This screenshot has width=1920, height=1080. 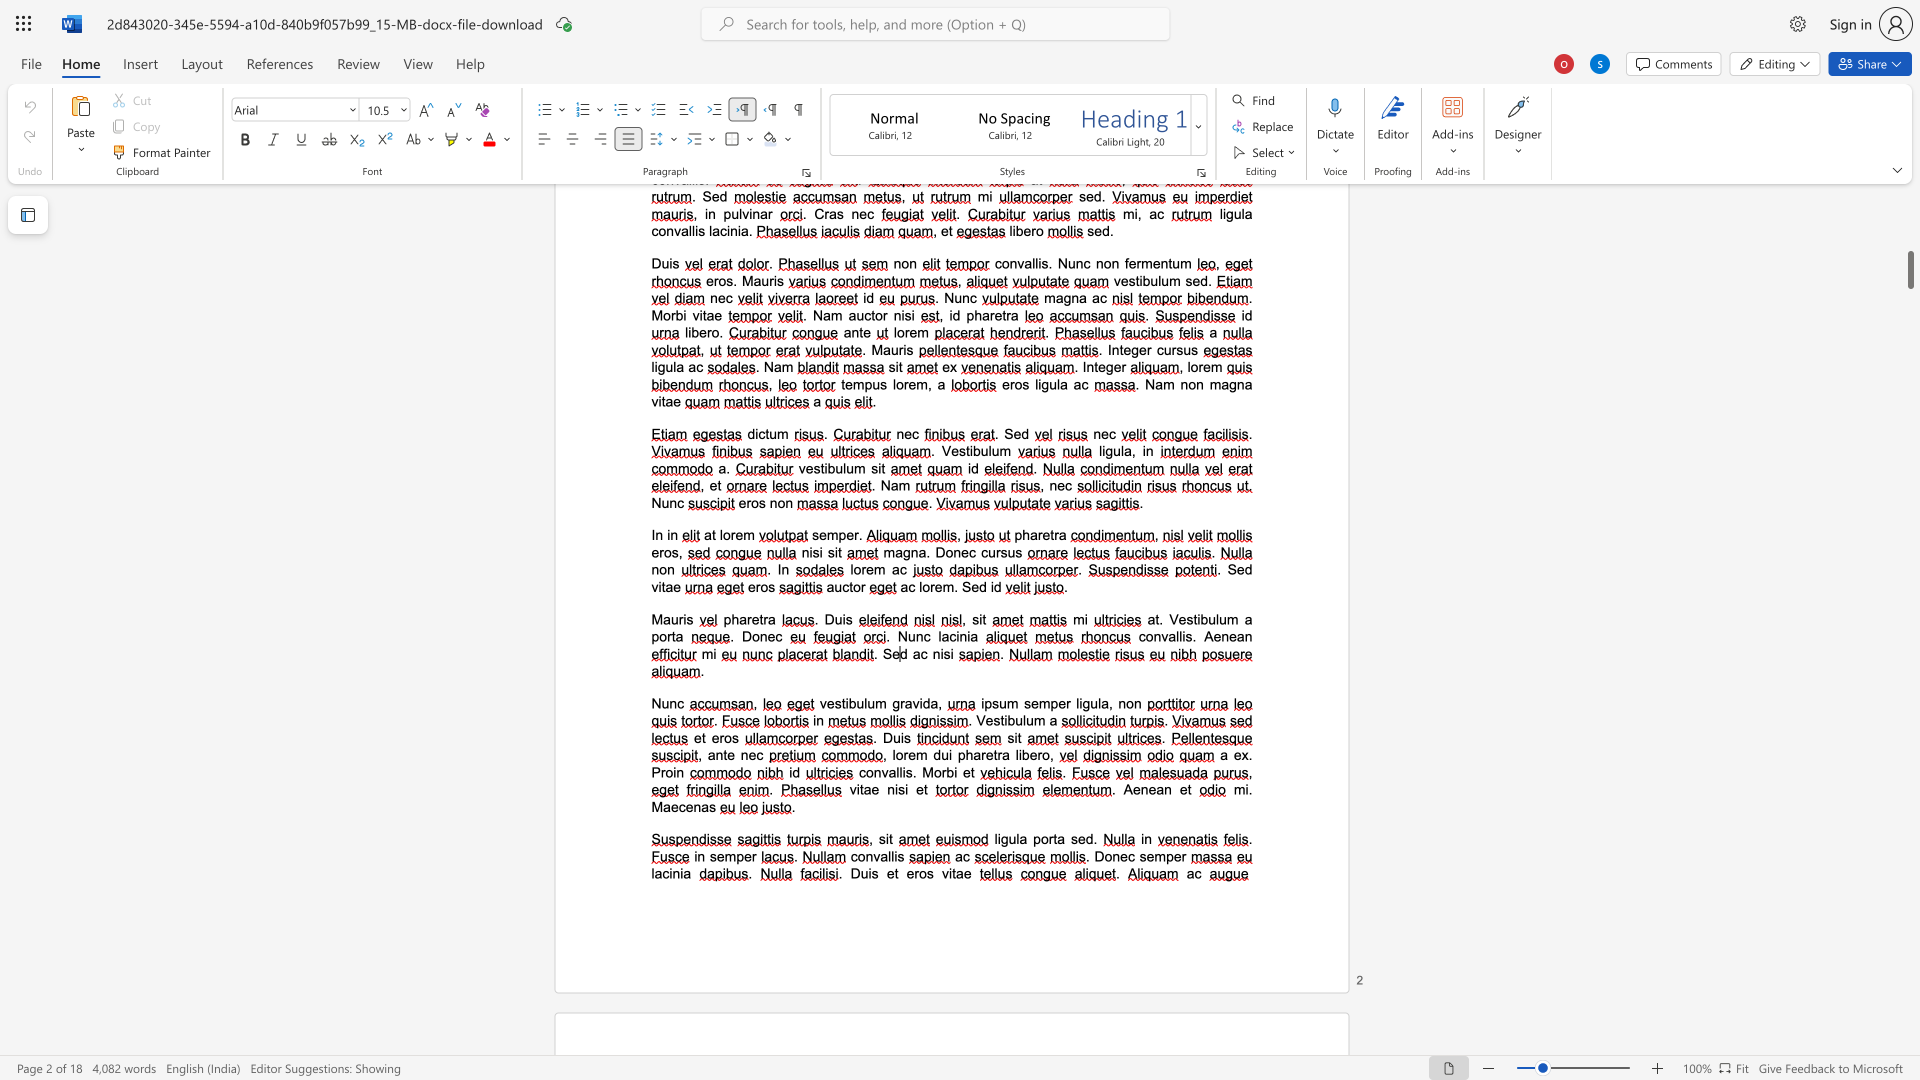 What do you see at coordinates (715, 755) in the screenshot?
I see `the space between the continuous character "a" and "n" in the text` at bounding box center [715, 755].